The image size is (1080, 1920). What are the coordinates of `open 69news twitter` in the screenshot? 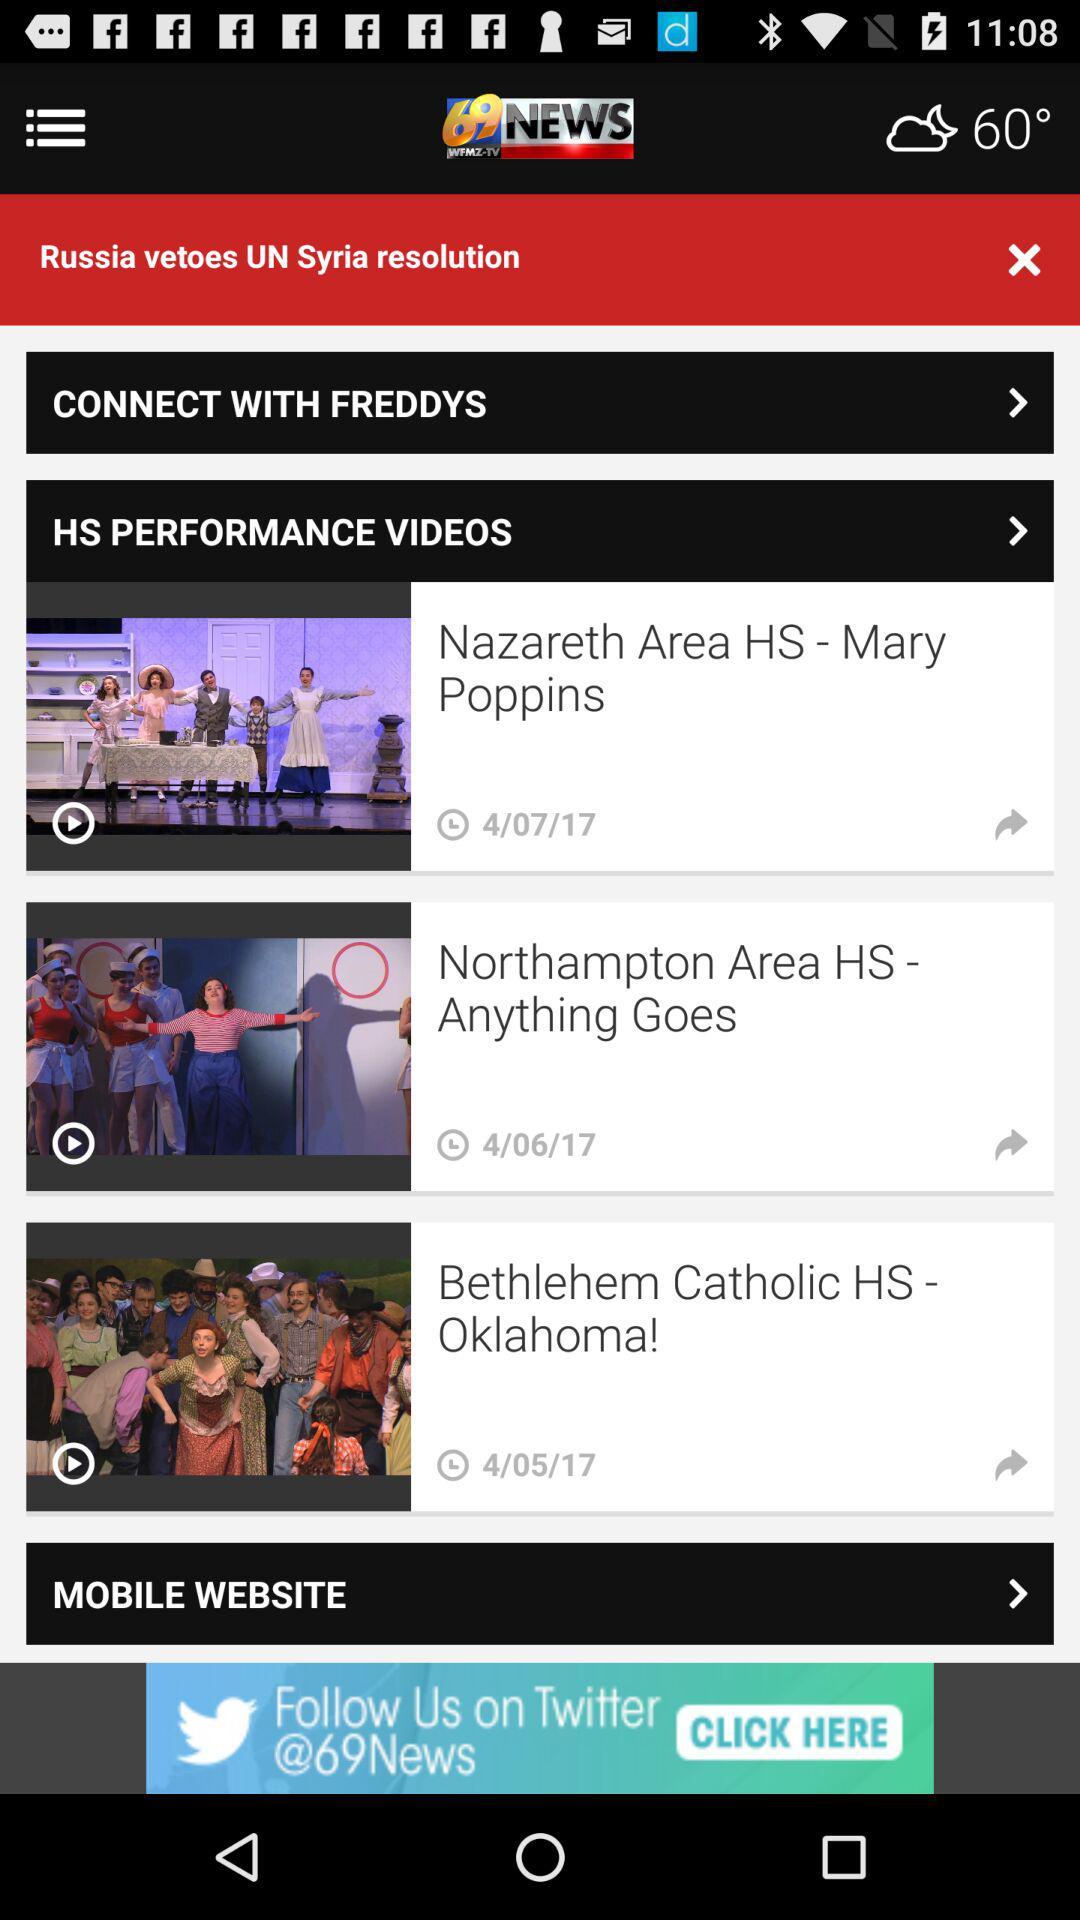 It's located at (540, 1727).